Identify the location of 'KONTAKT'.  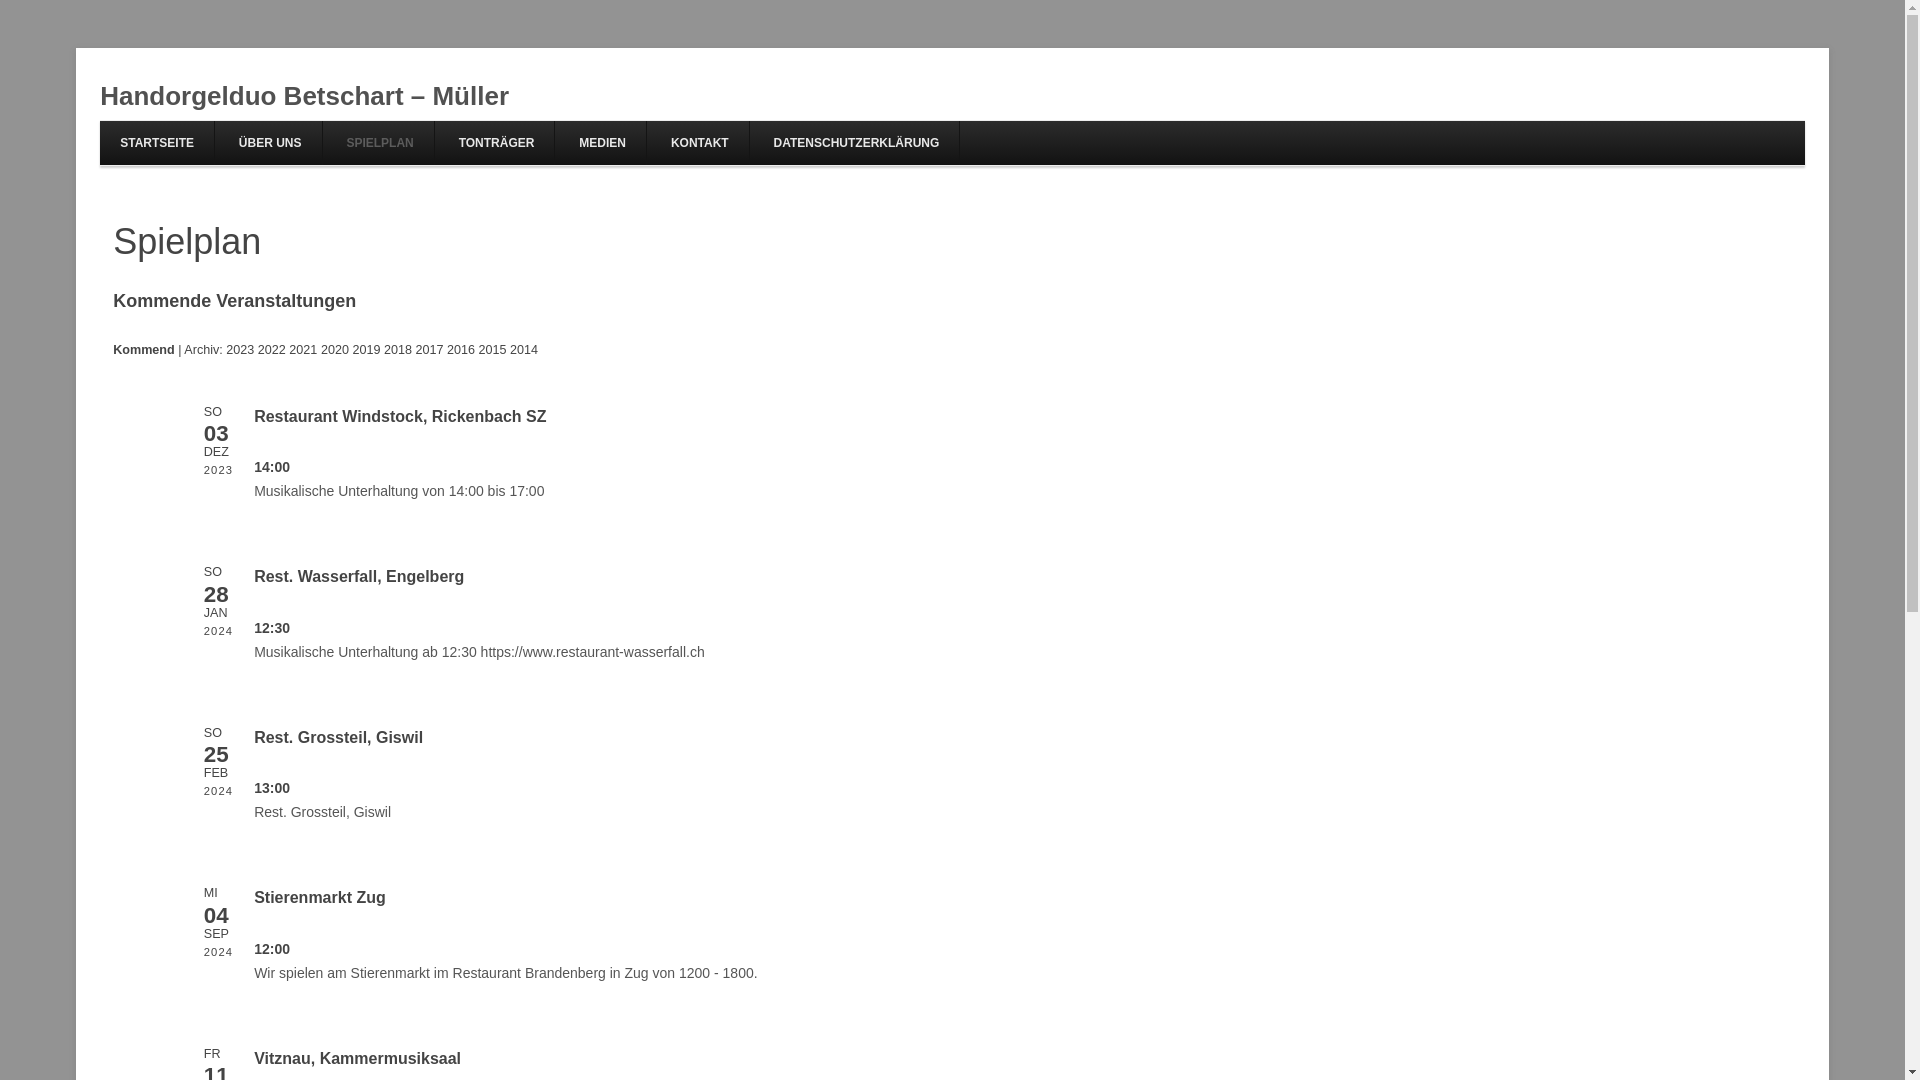
(700, 141).